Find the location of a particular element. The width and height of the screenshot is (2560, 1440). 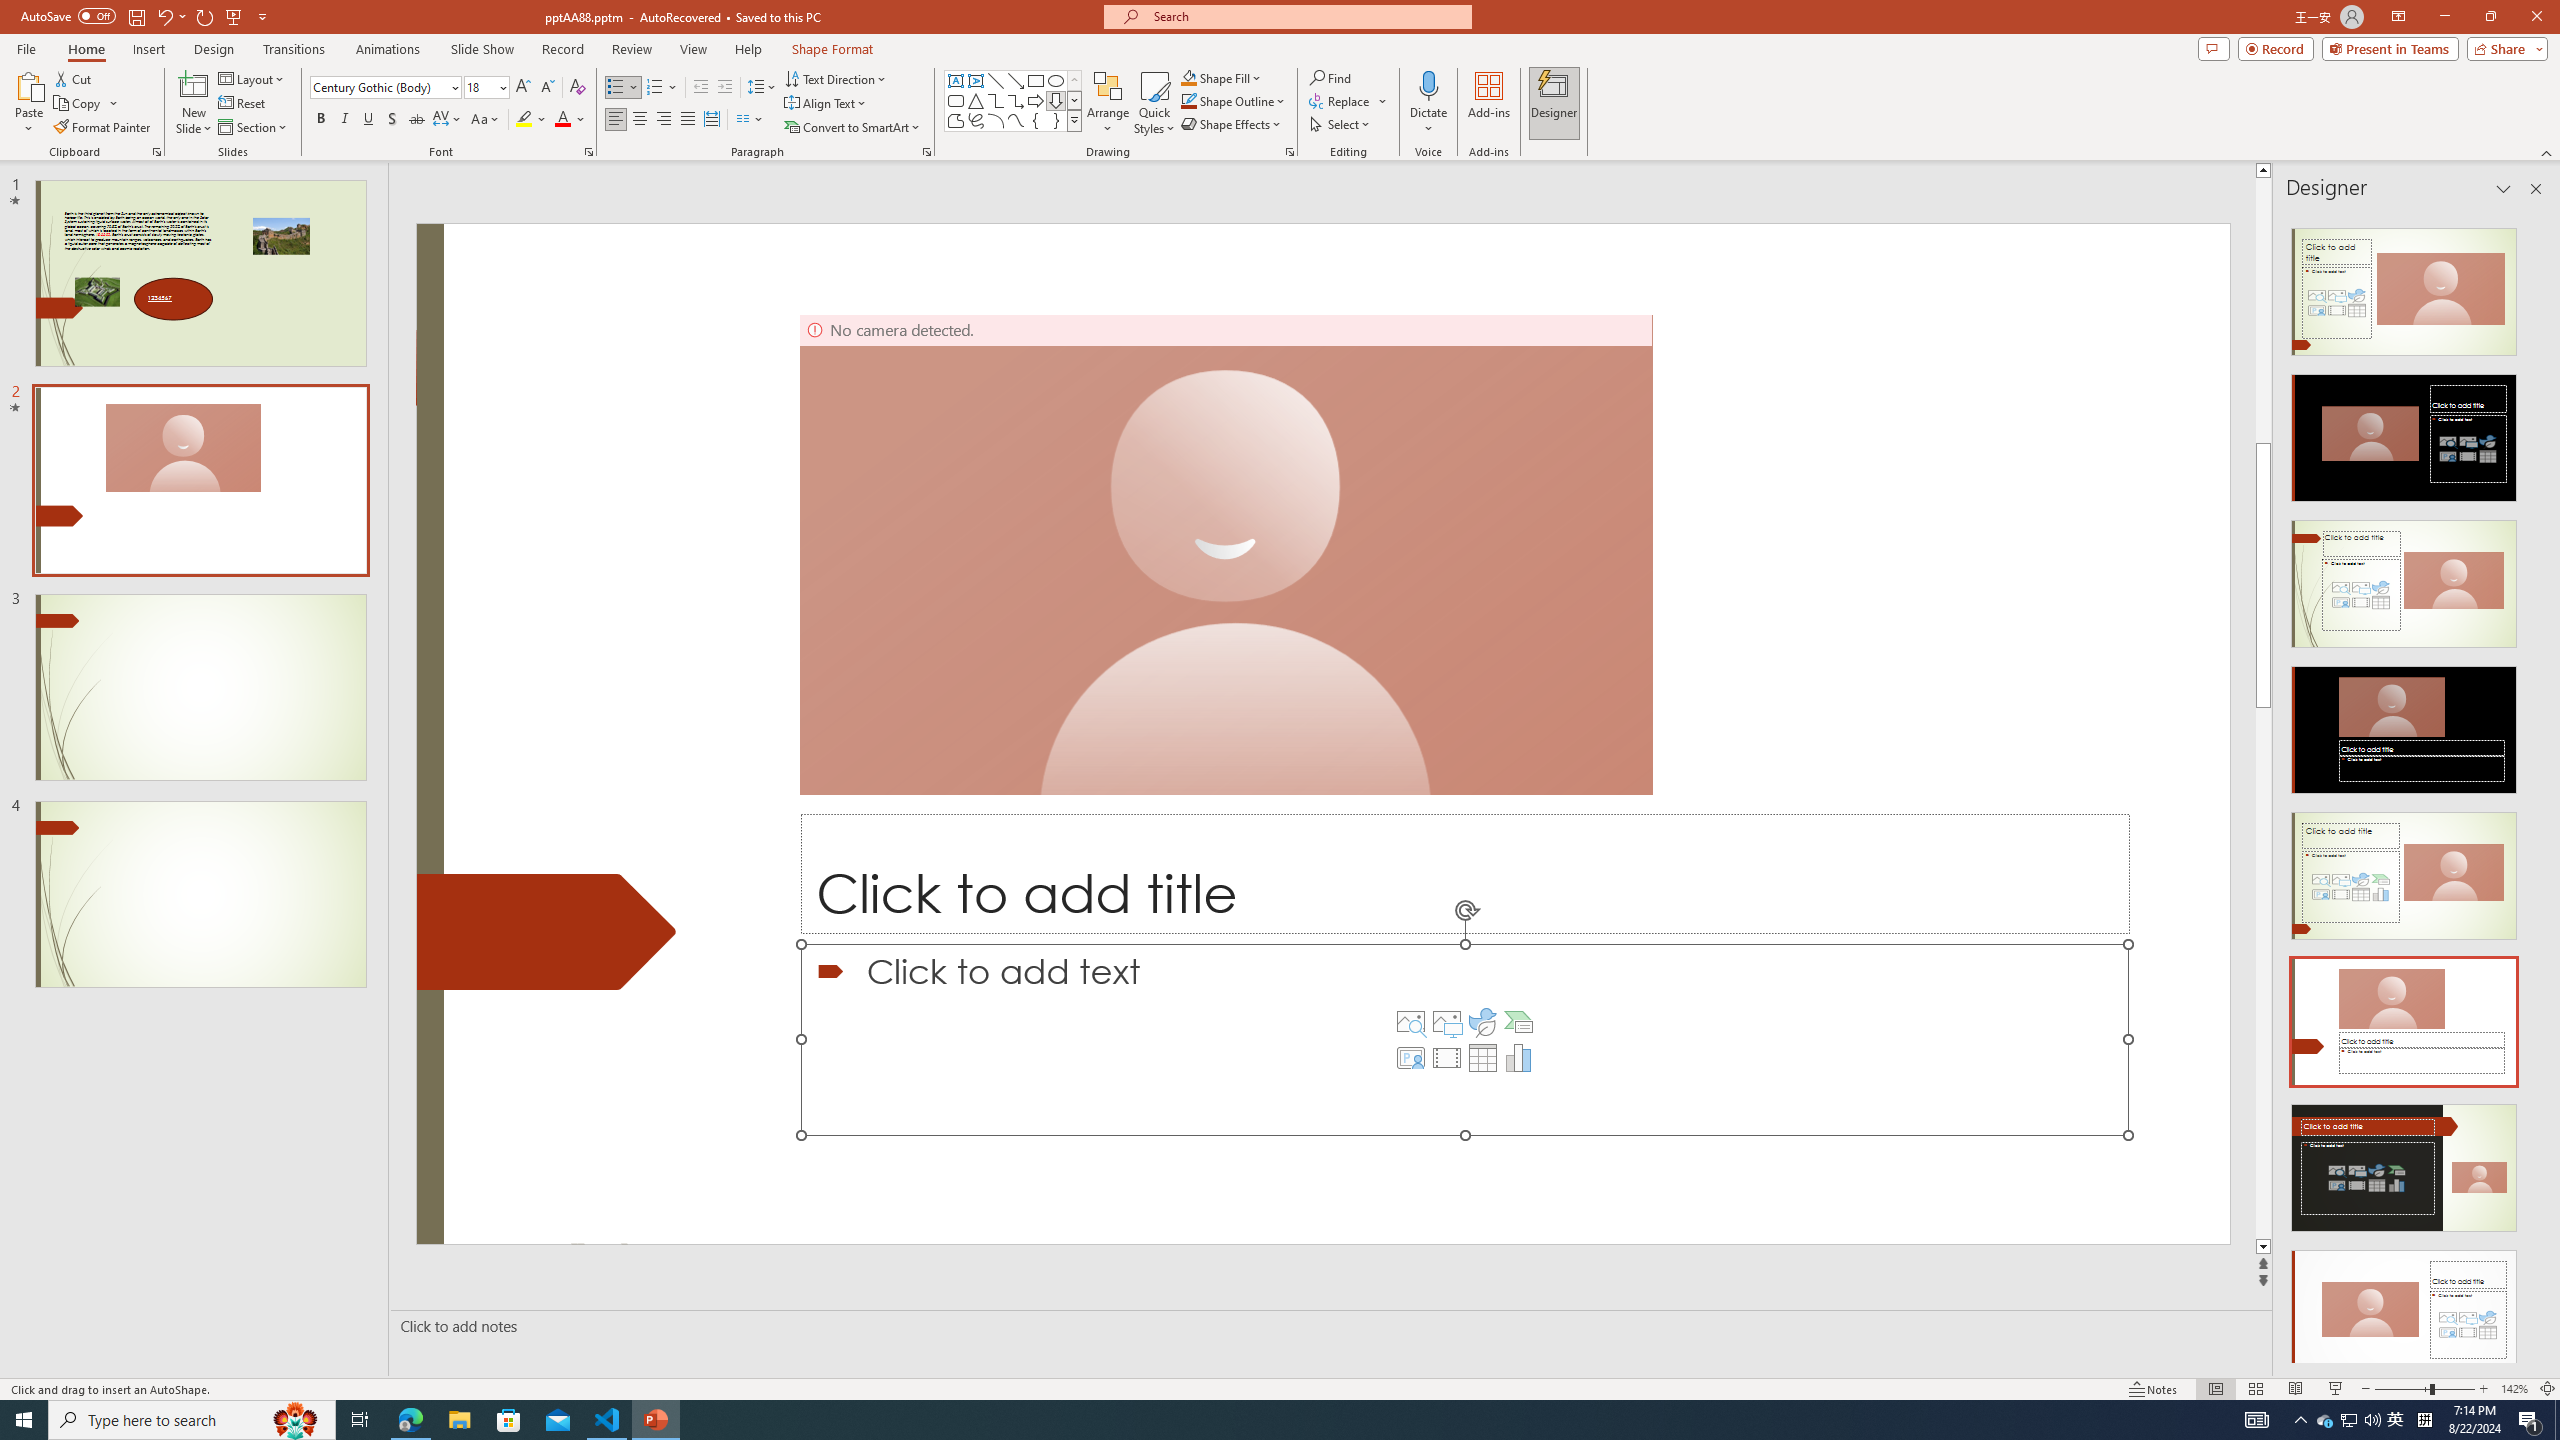

'Shape Format' is located at coordinates (832, 49).